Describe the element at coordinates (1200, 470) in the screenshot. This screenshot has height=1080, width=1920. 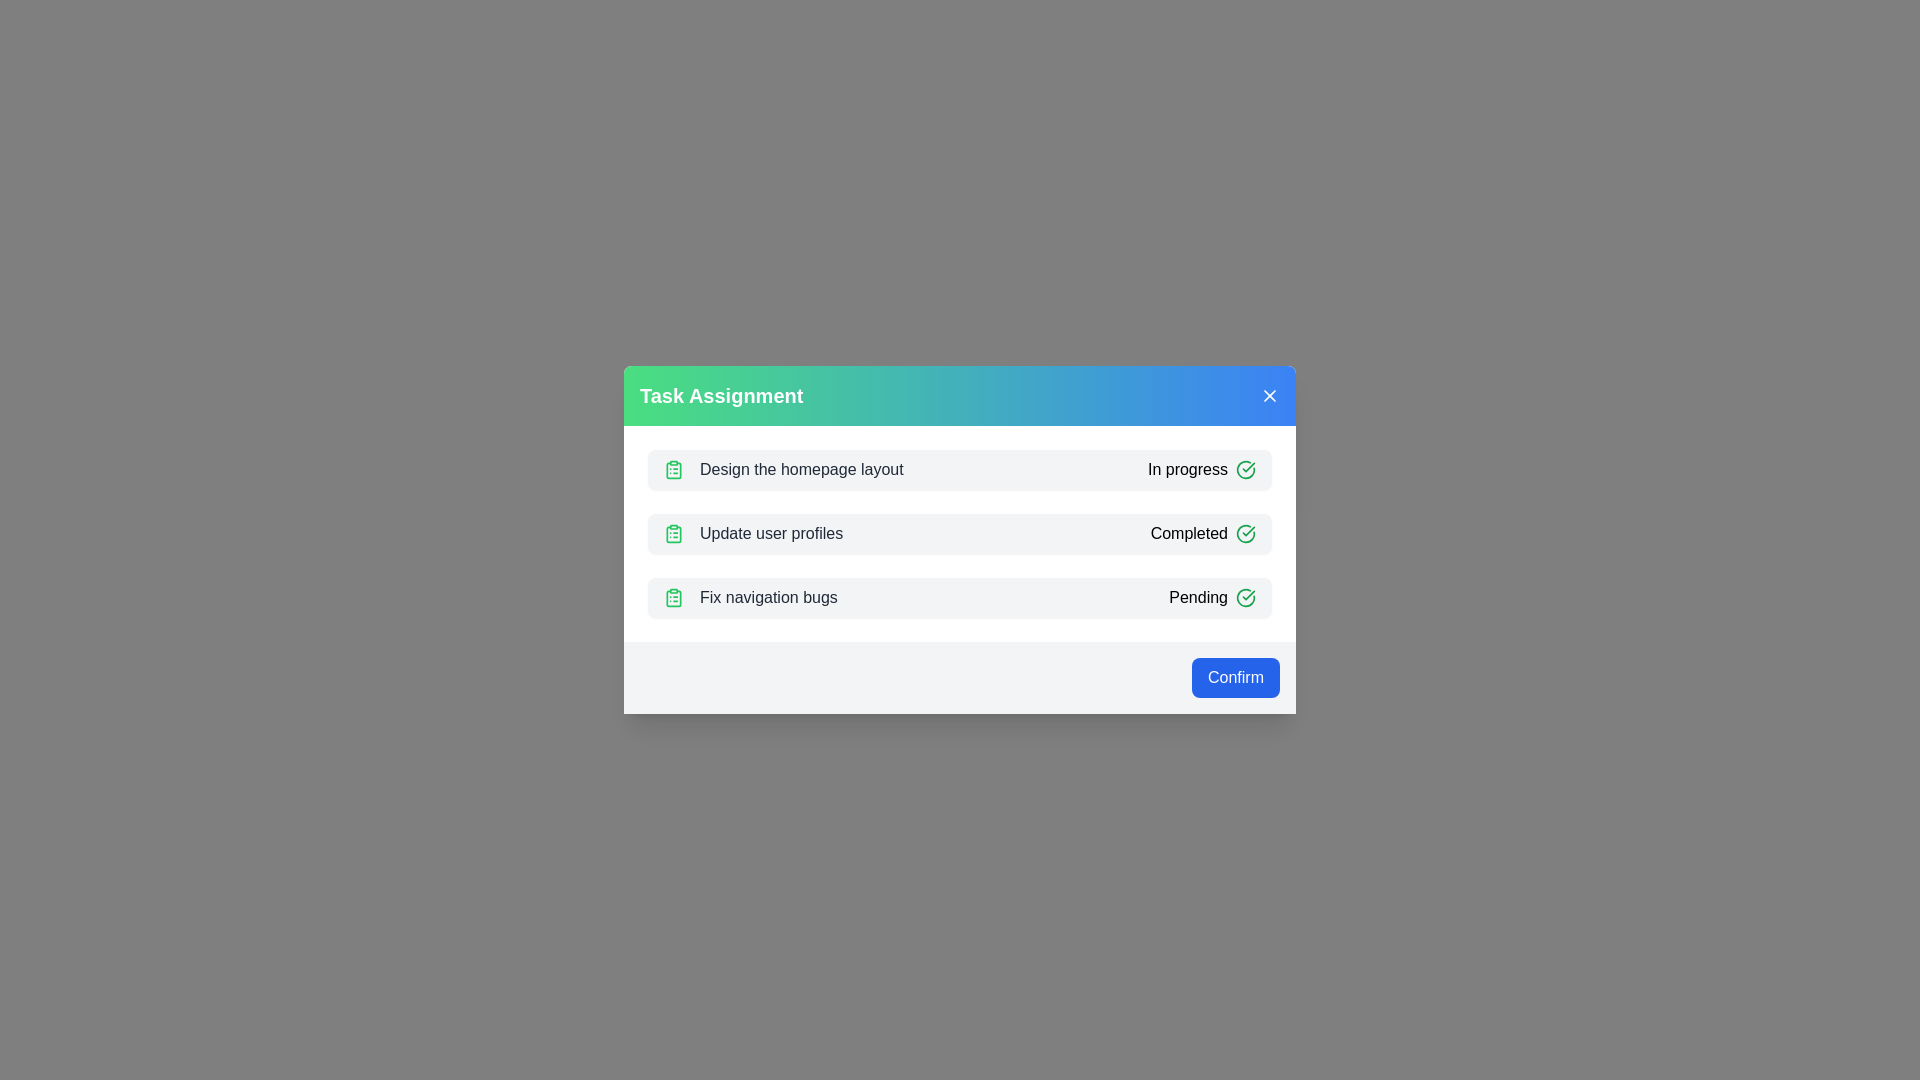
I see `the status indicator text label displaying 'In progress' for the task 'Design the homepage layout', located adjacent to the green circular check icon` at that location.